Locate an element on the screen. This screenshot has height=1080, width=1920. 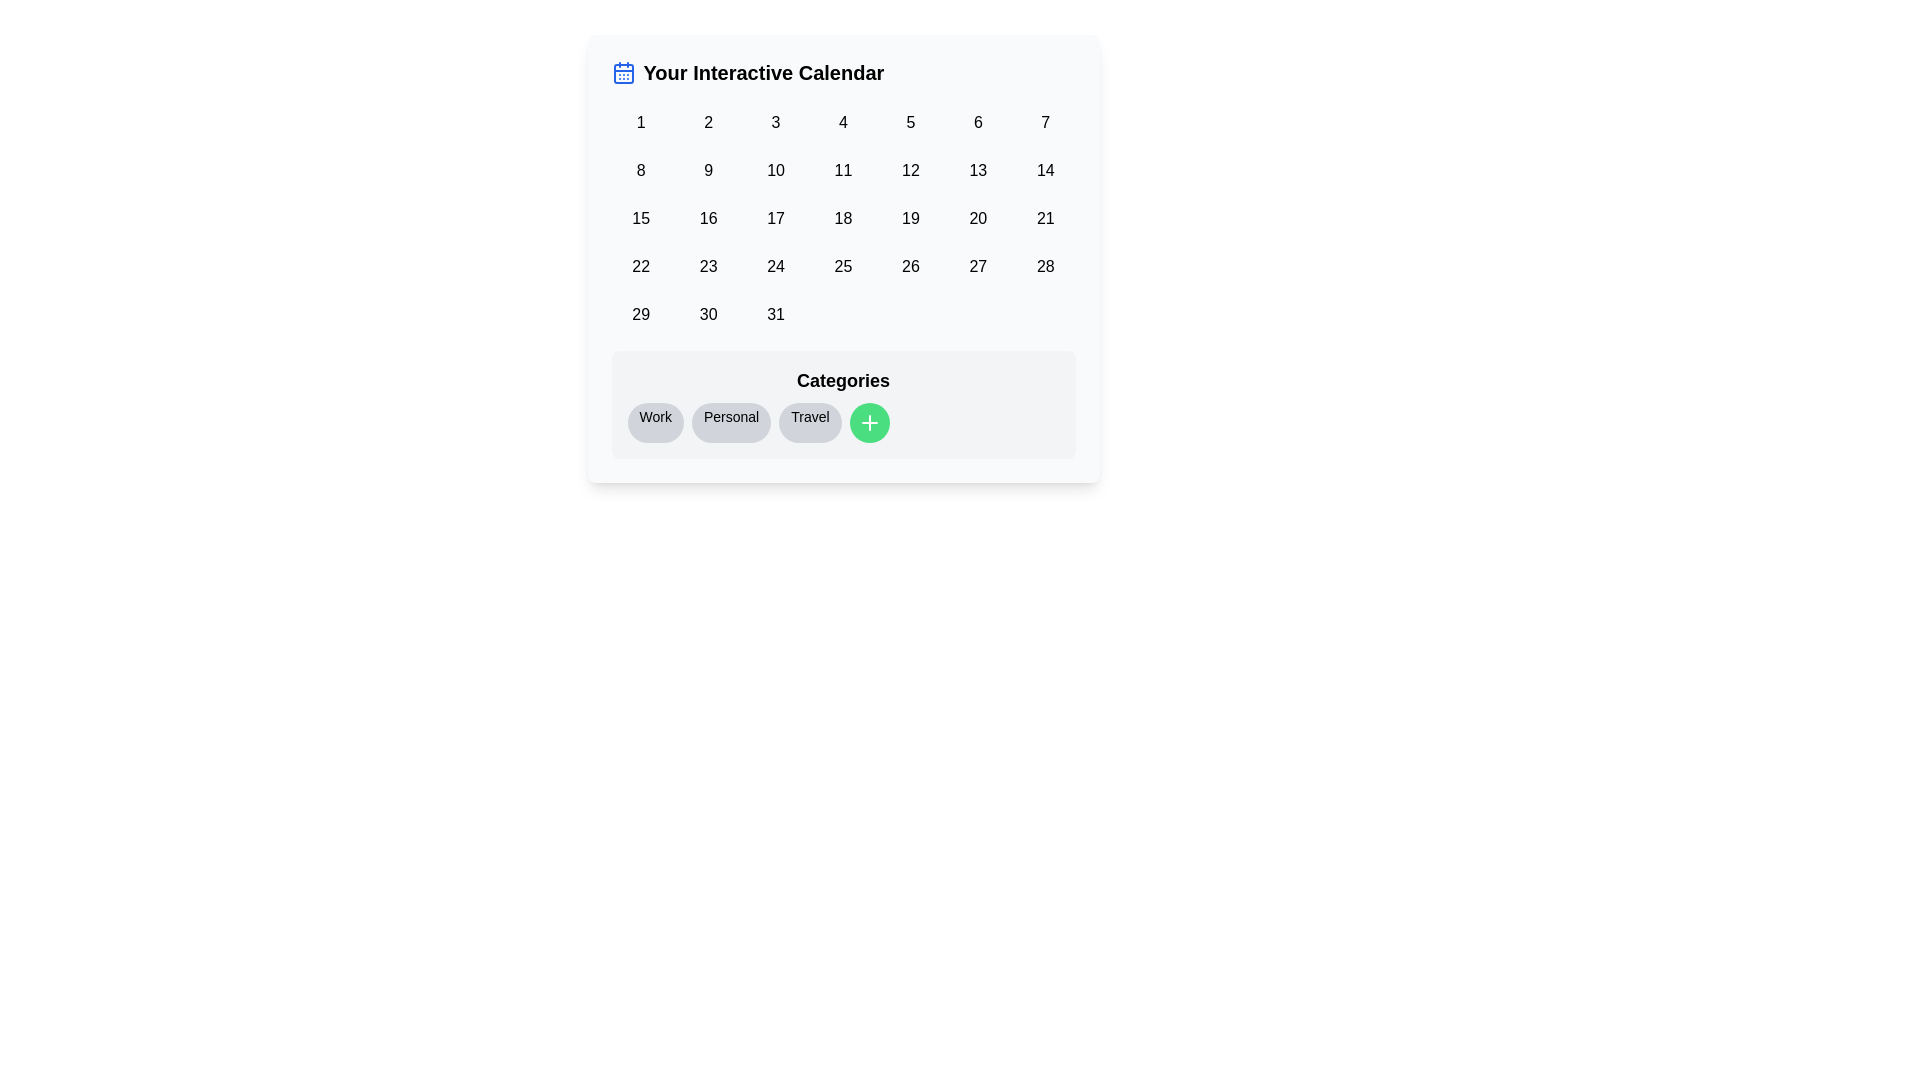
the small rectangular button with rounded corners containing the text '27' in bold black font, located in the seventh position of the fourth row within the calendar grid, to trigger a style change is located at coordinates (978, 265).